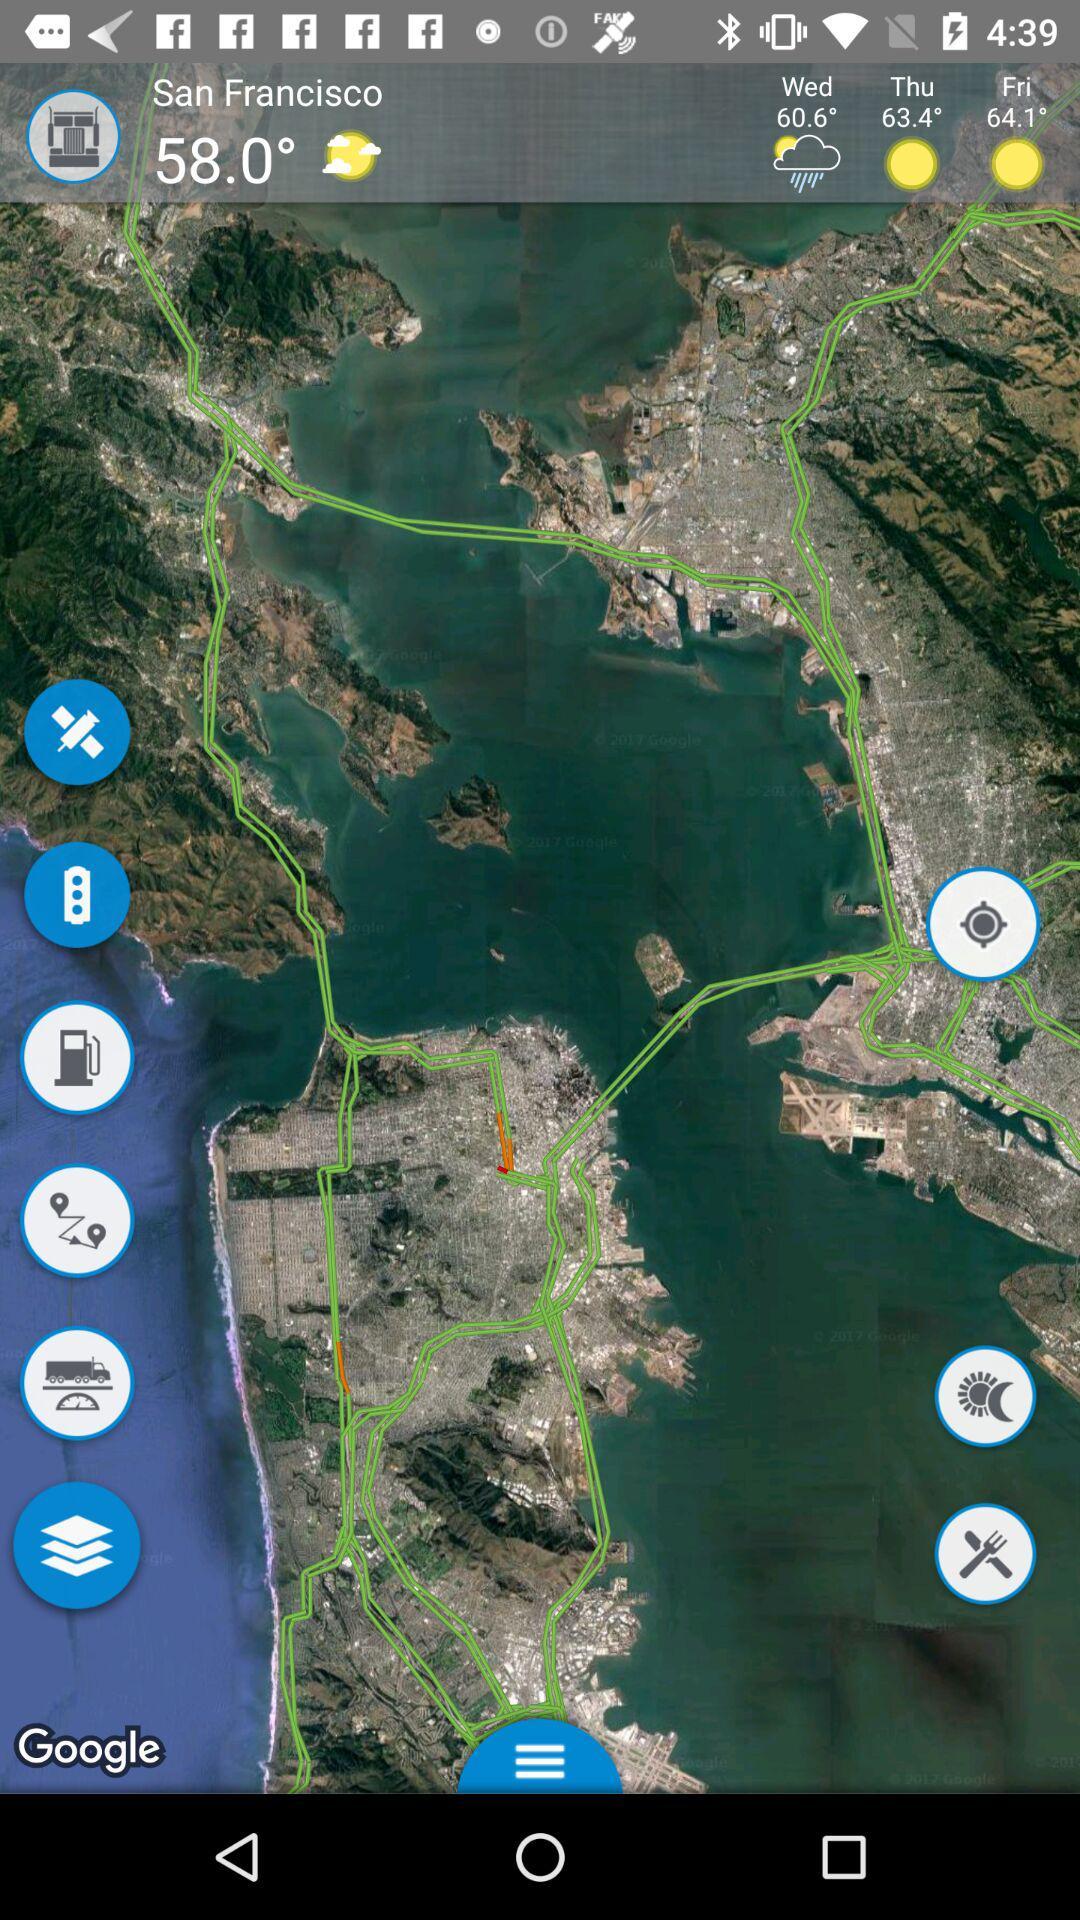 This screenshot has height=1920, width=1080. What do you see at coordinates (984, 1399) in the screenshot?
I see `day/night mode` at bounding box center [984, 1399].